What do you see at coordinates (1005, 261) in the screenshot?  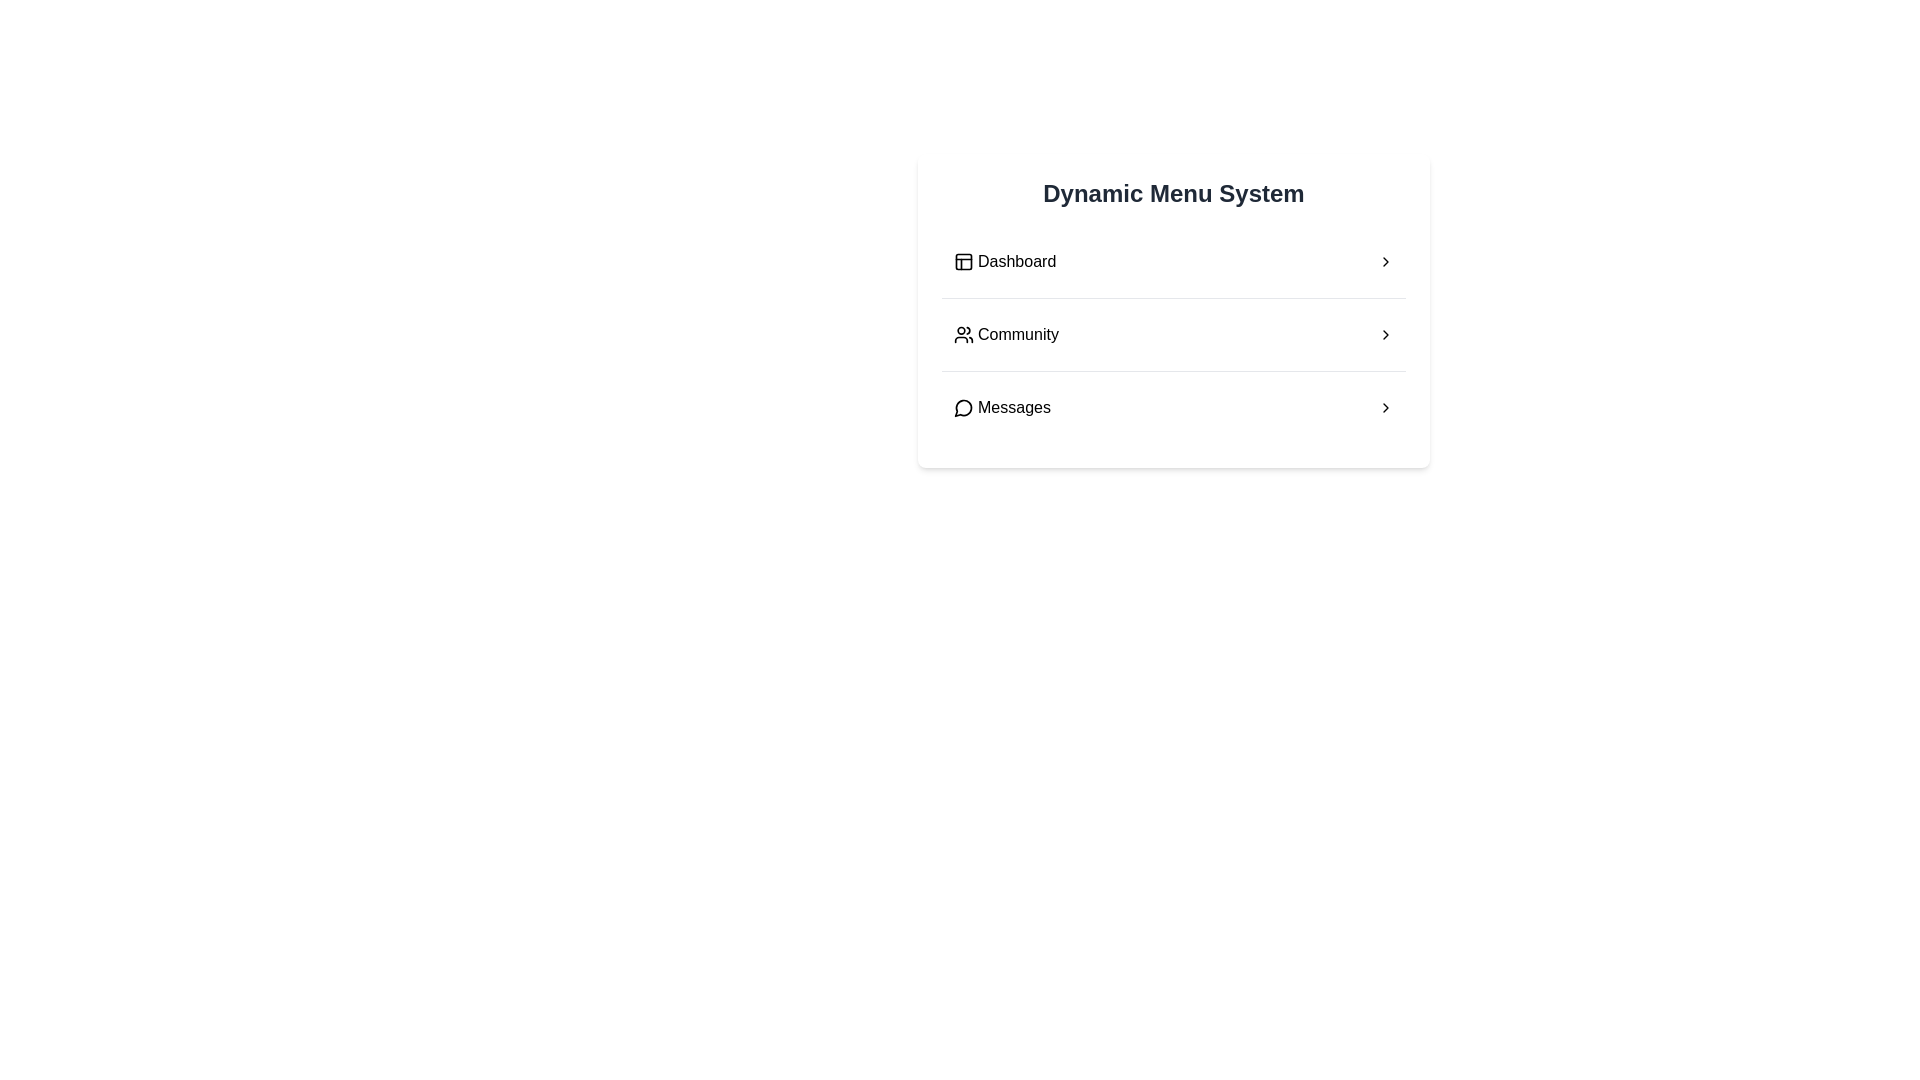 I see `the first clickable menu item under the 'Dynamic Menu System' header` at bounding box center [1005, 261].